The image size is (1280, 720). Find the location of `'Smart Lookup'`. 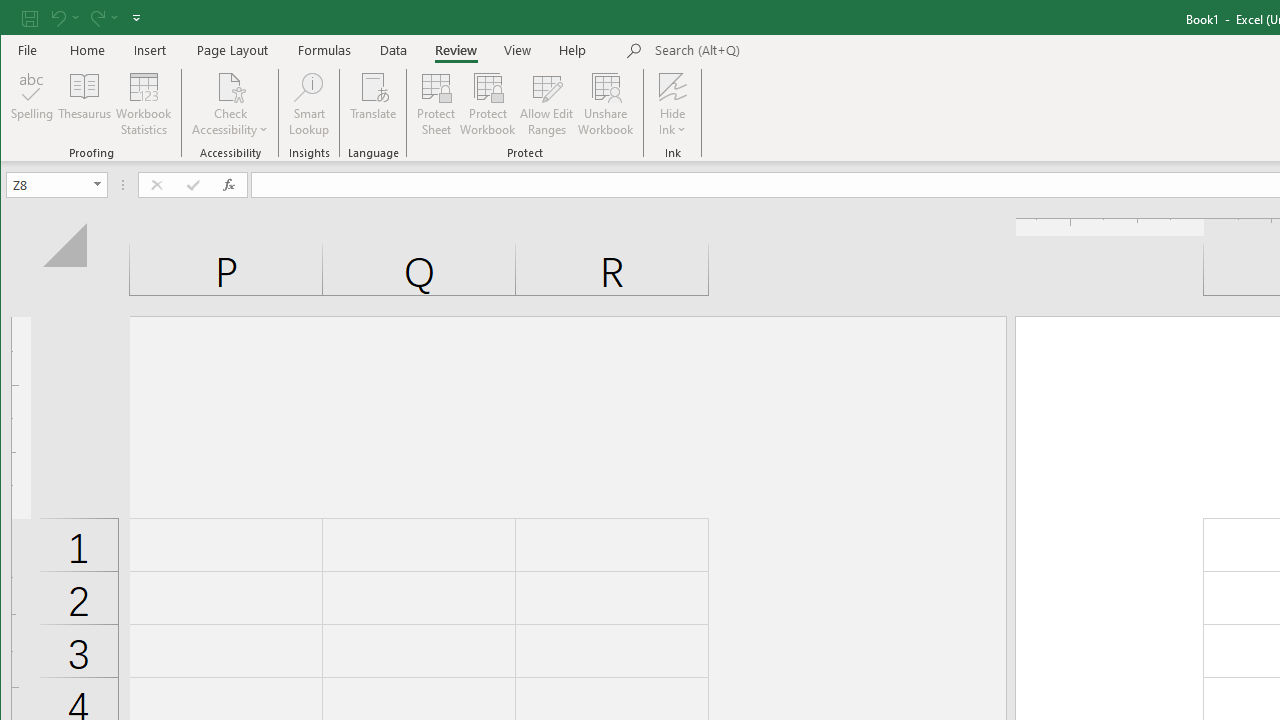

'Smart Lookup' is located at coordinates (308, 104).